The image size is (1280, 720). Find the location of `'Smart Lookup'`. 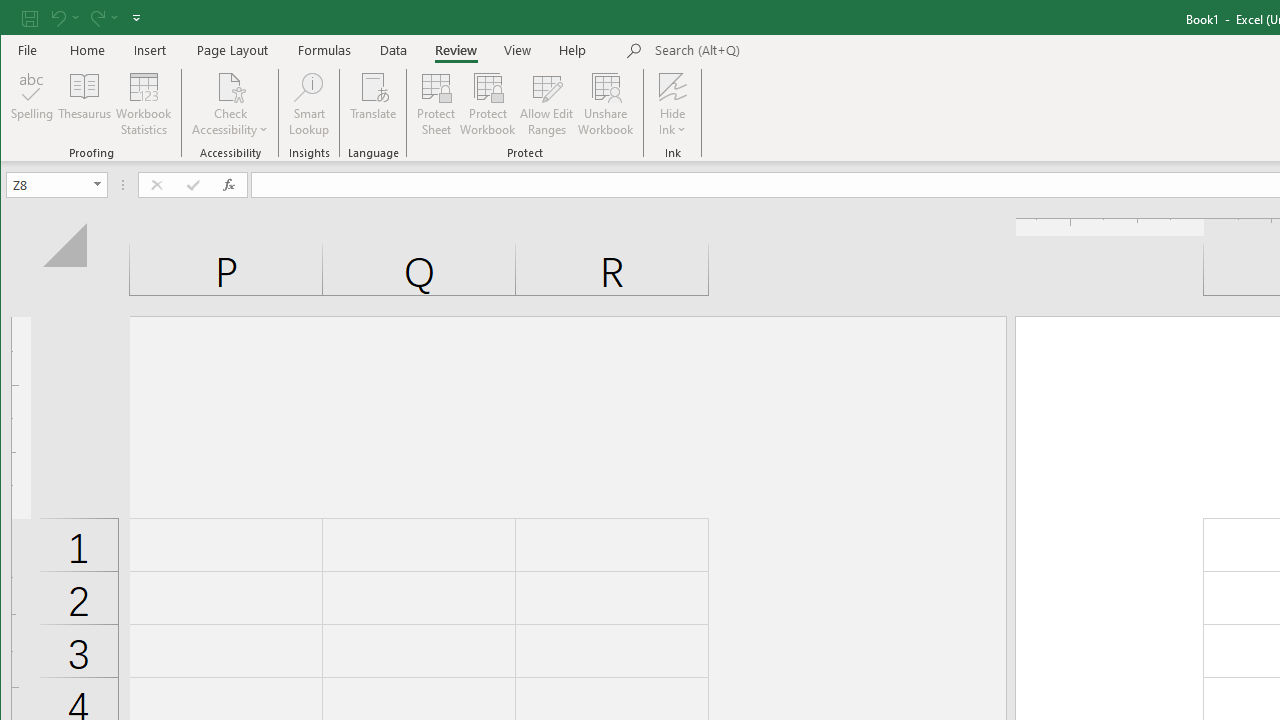

'Smart Lookup' is located at coordinates (308, 104).